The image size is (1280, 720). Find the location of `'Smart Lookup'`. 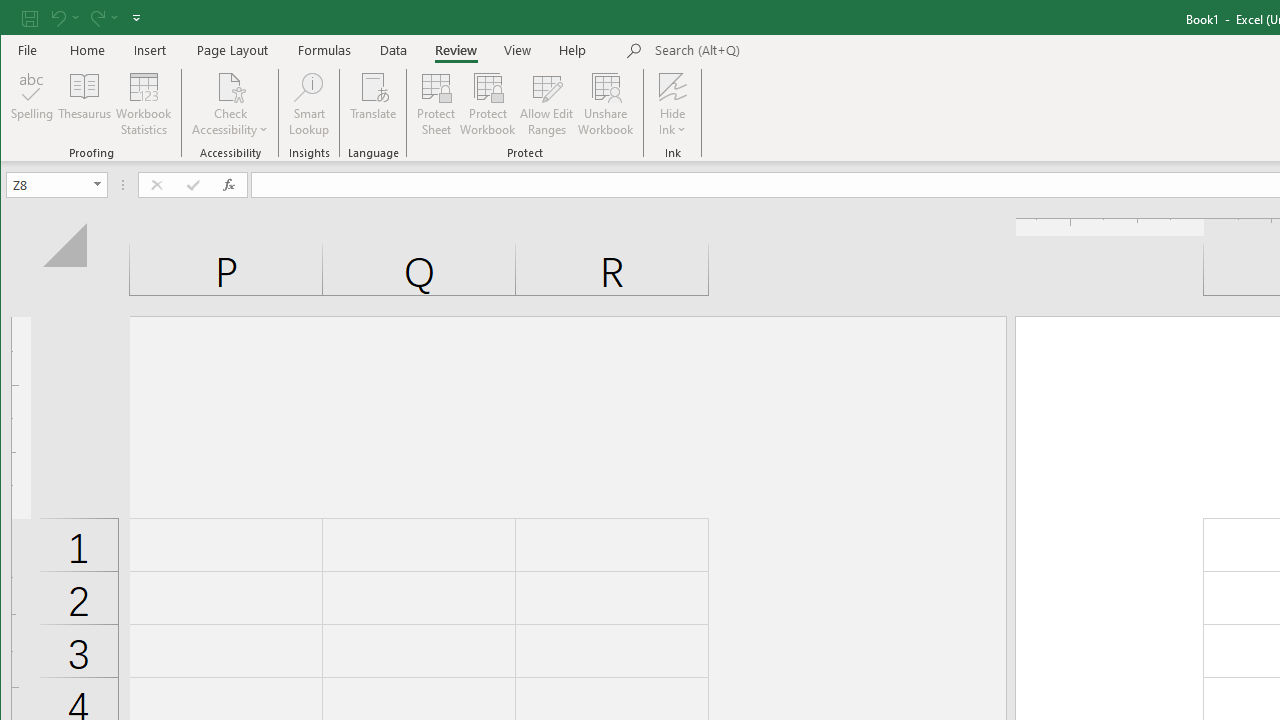

'Smart Lookup' is located at coordinates (308, 104).